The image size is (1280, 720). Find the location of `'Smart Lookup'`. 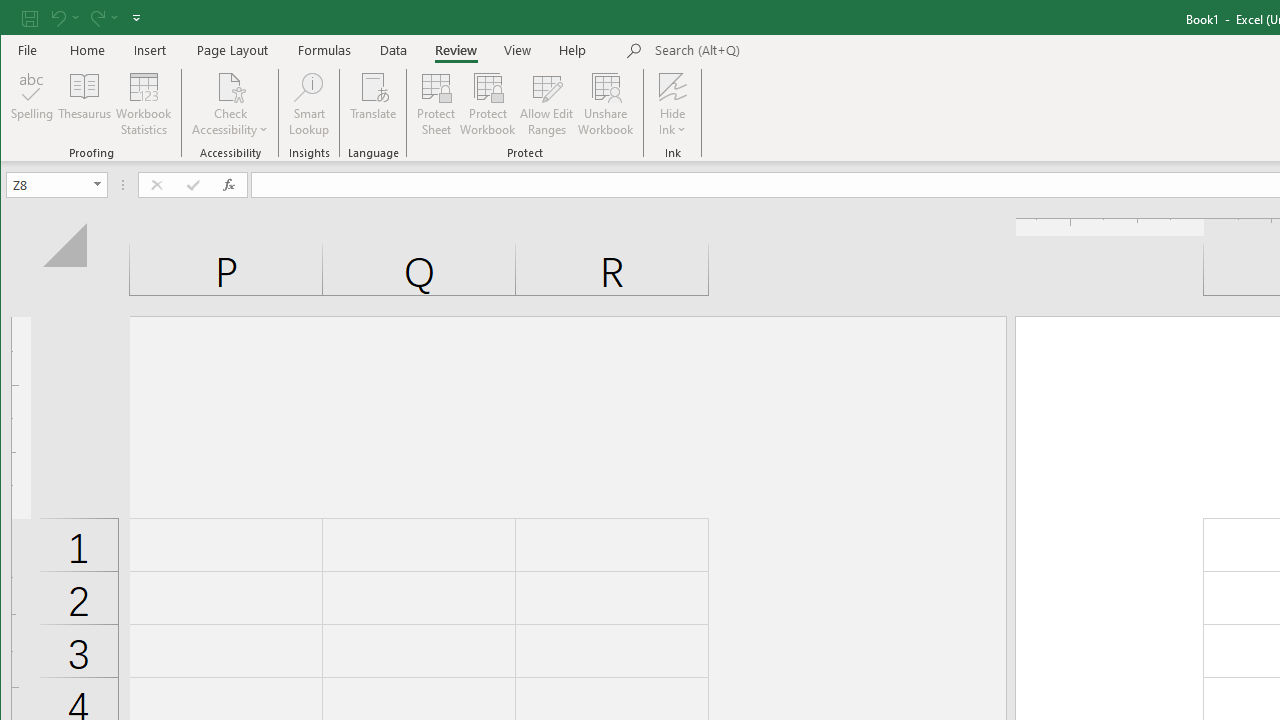

'Smart Lookup' is located at coordinates (308, 104).